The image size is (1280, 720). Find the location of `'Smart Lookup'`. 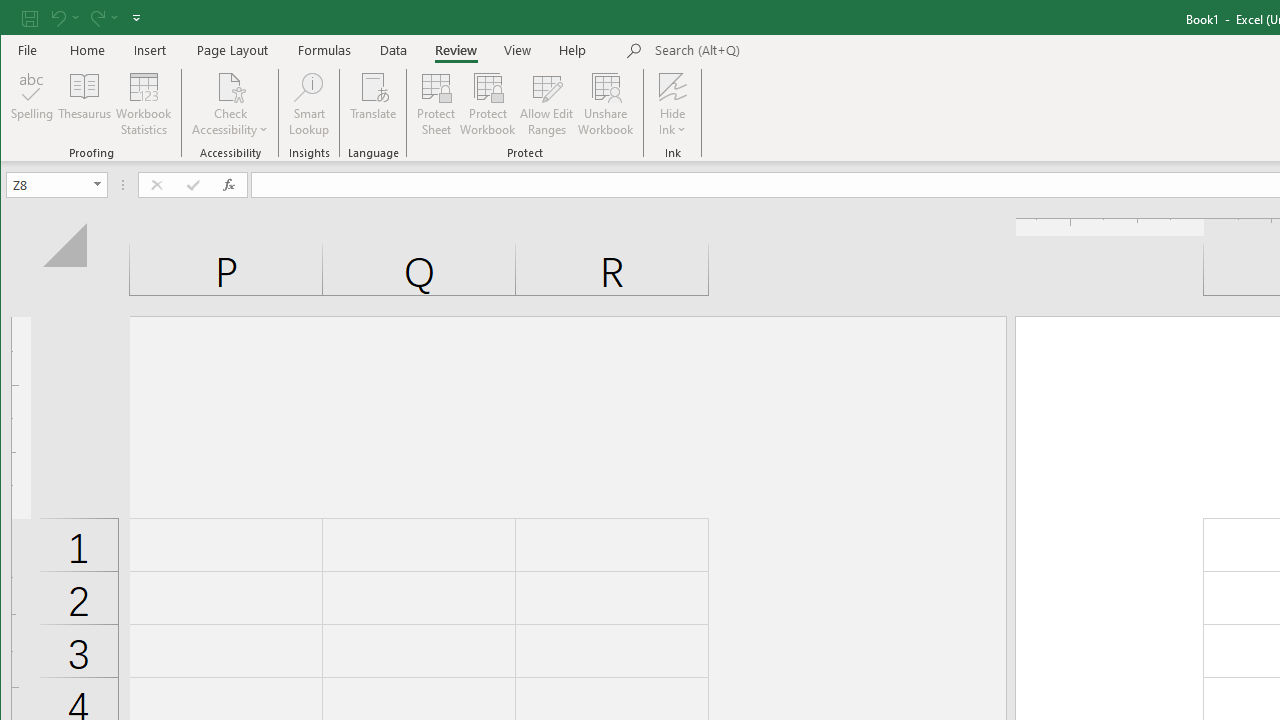

'Smart Lookup' is located at coordinates (308, 104).